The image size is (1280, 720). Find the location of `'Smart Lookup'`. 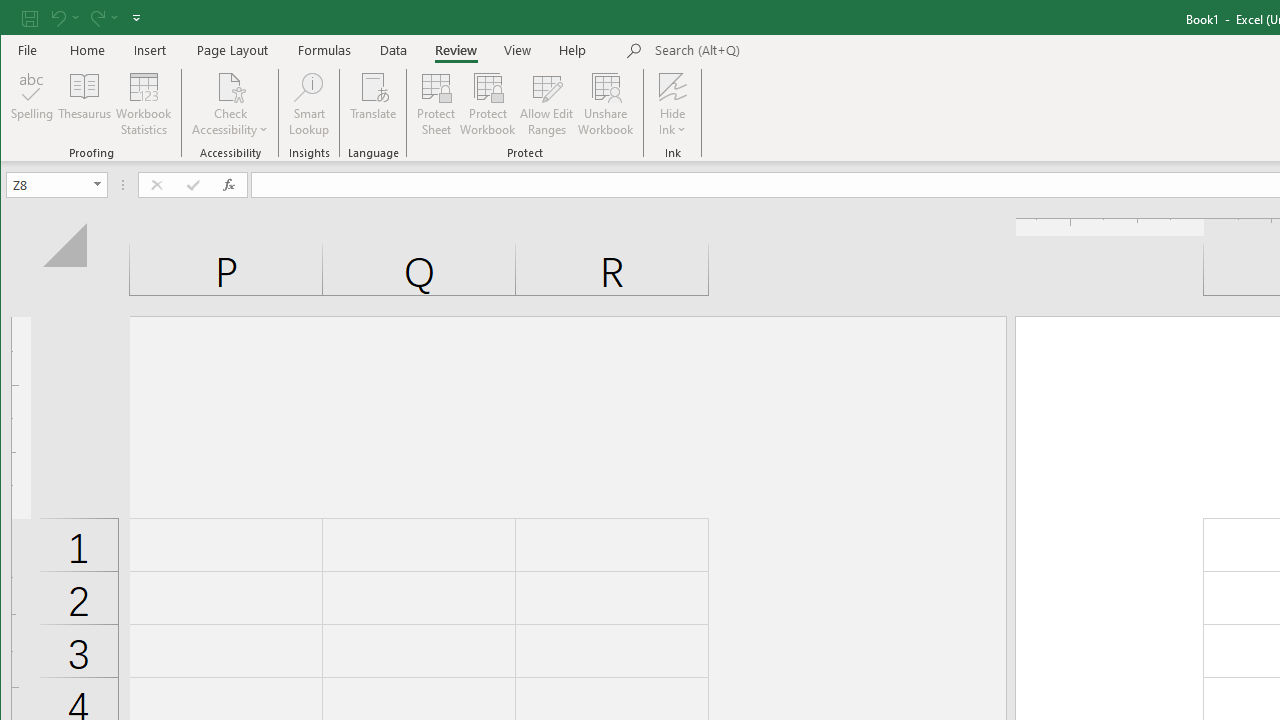

'Smart Lookup' is located at coordinates (308, 104).